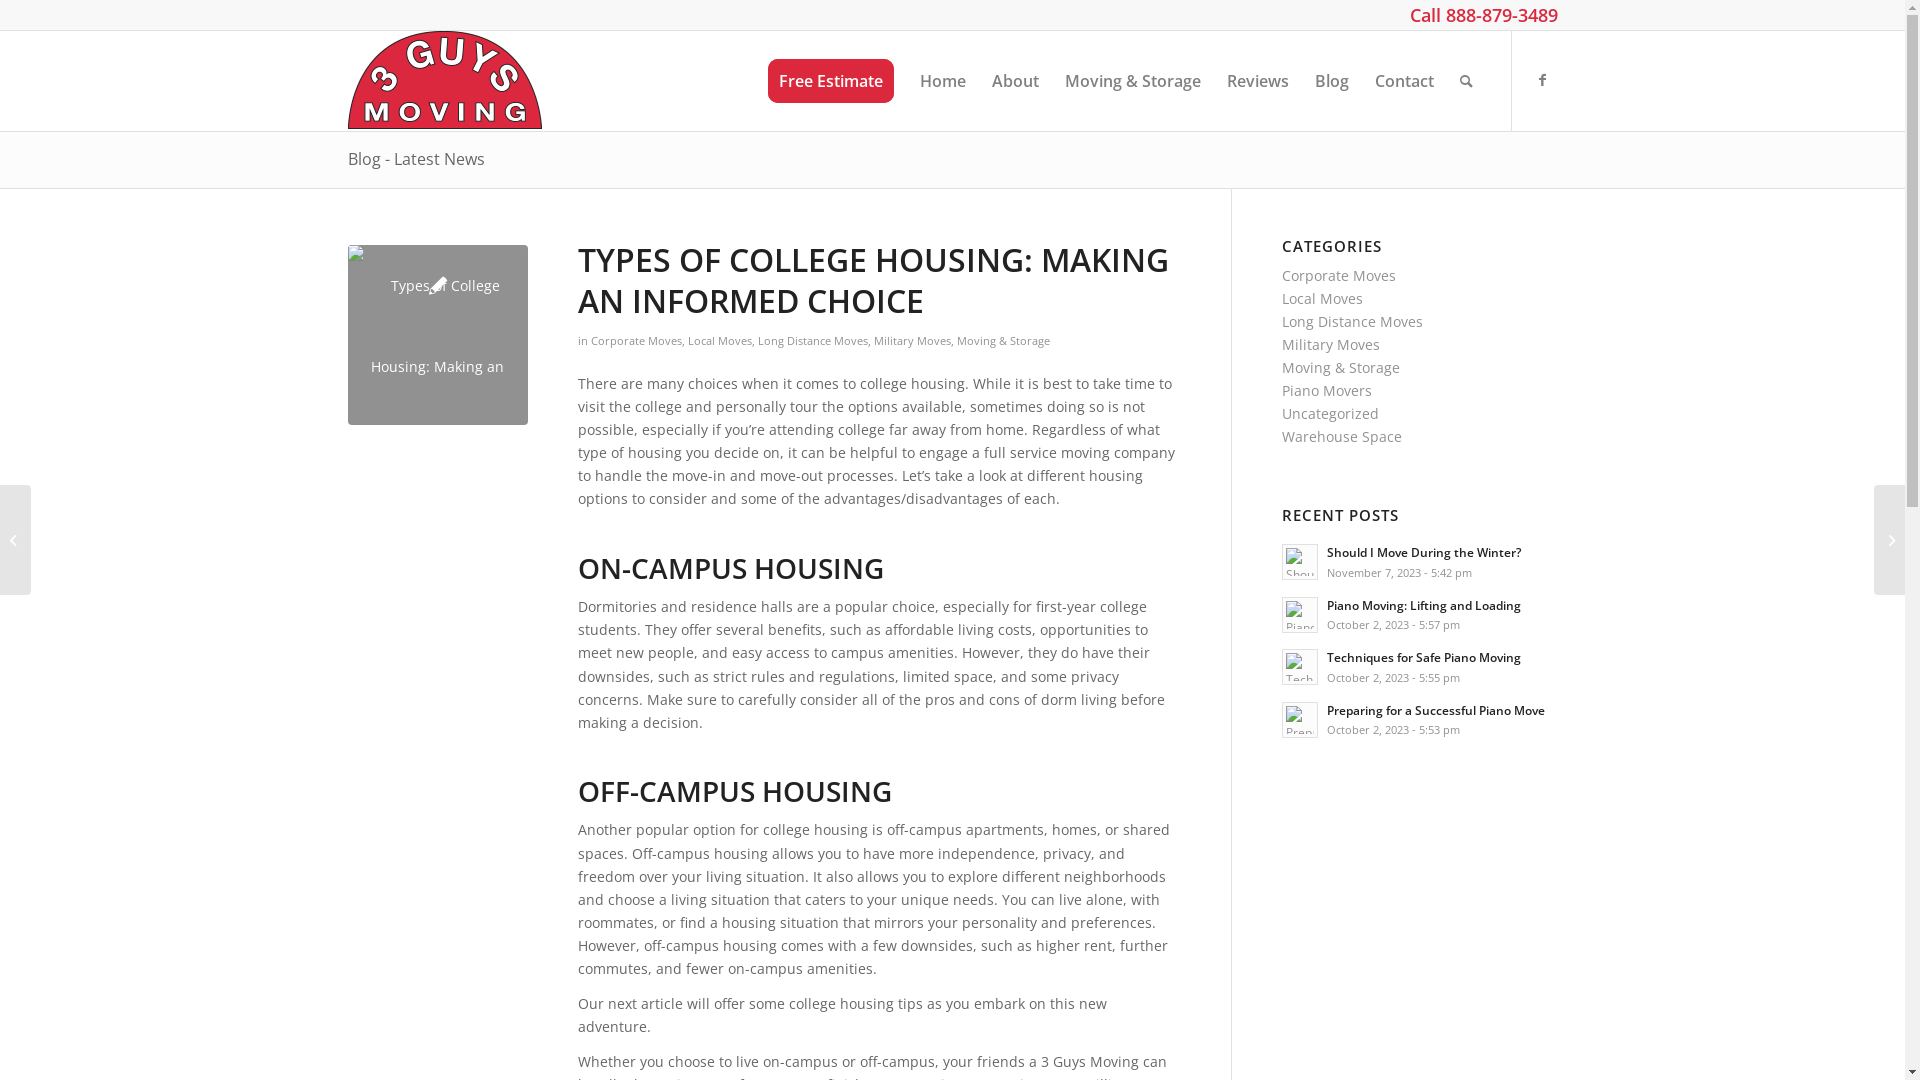 The image size is (1920, 1080). I want to click on 'Facebook', so click(1541, 79).